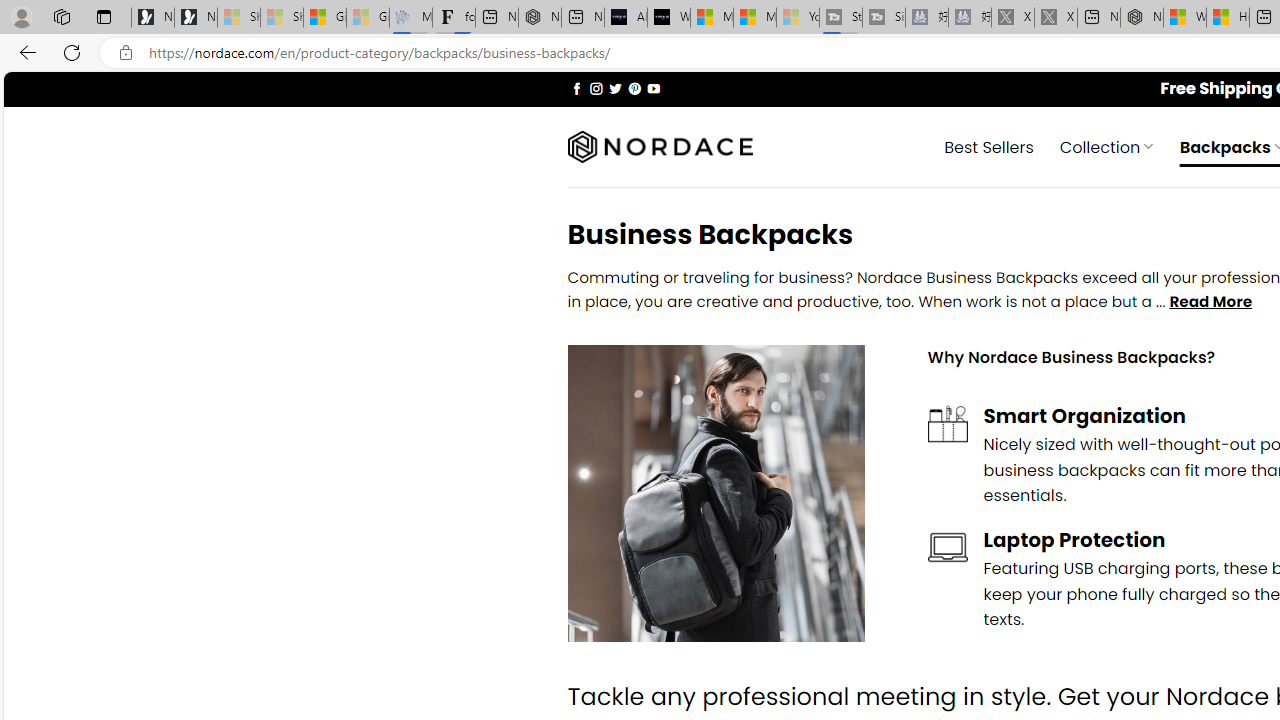 Image resolution: width=1280 pixels, height=720 pixels. What do you see at coordinates (1209, 302) in the screenshot?
I see `'Read More'` at bounding box center [1209, 302].